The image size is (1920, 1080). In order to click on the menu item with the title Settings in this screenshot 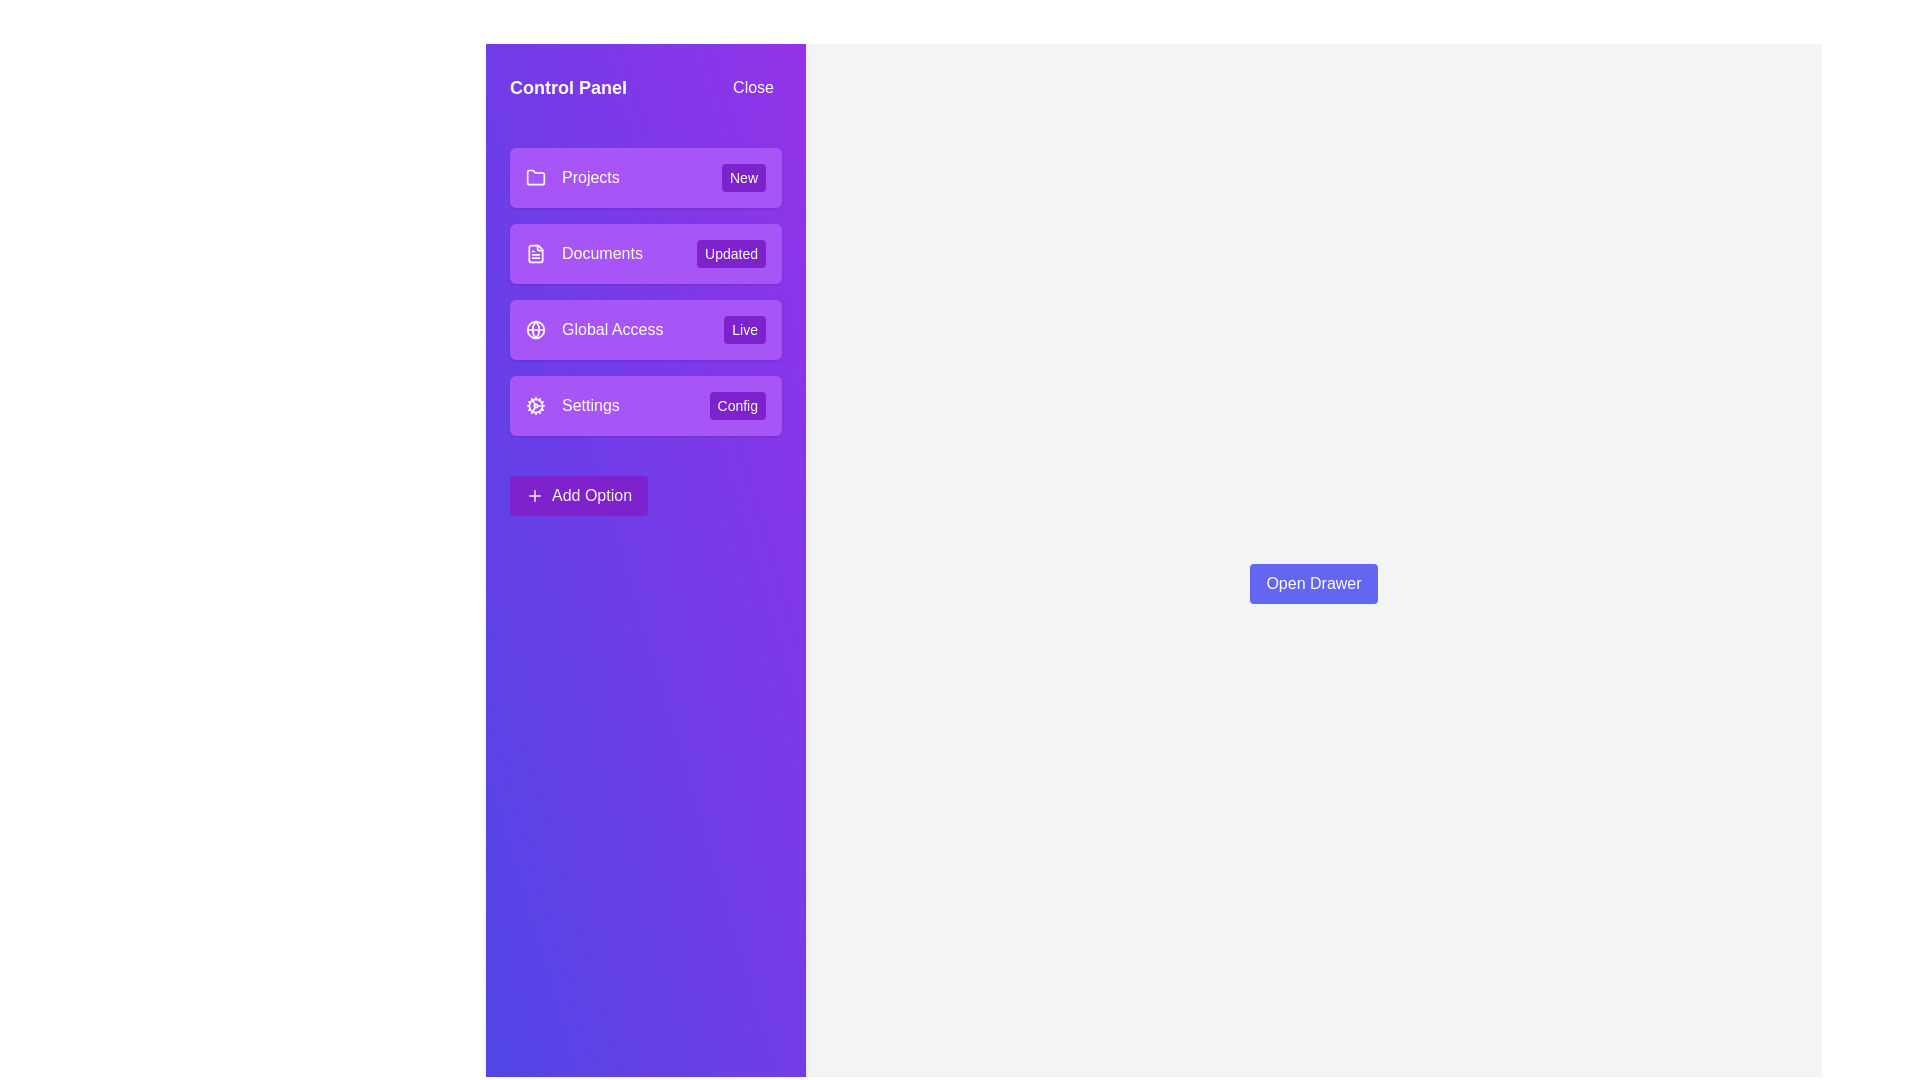, I will do `click(646, 405)`.